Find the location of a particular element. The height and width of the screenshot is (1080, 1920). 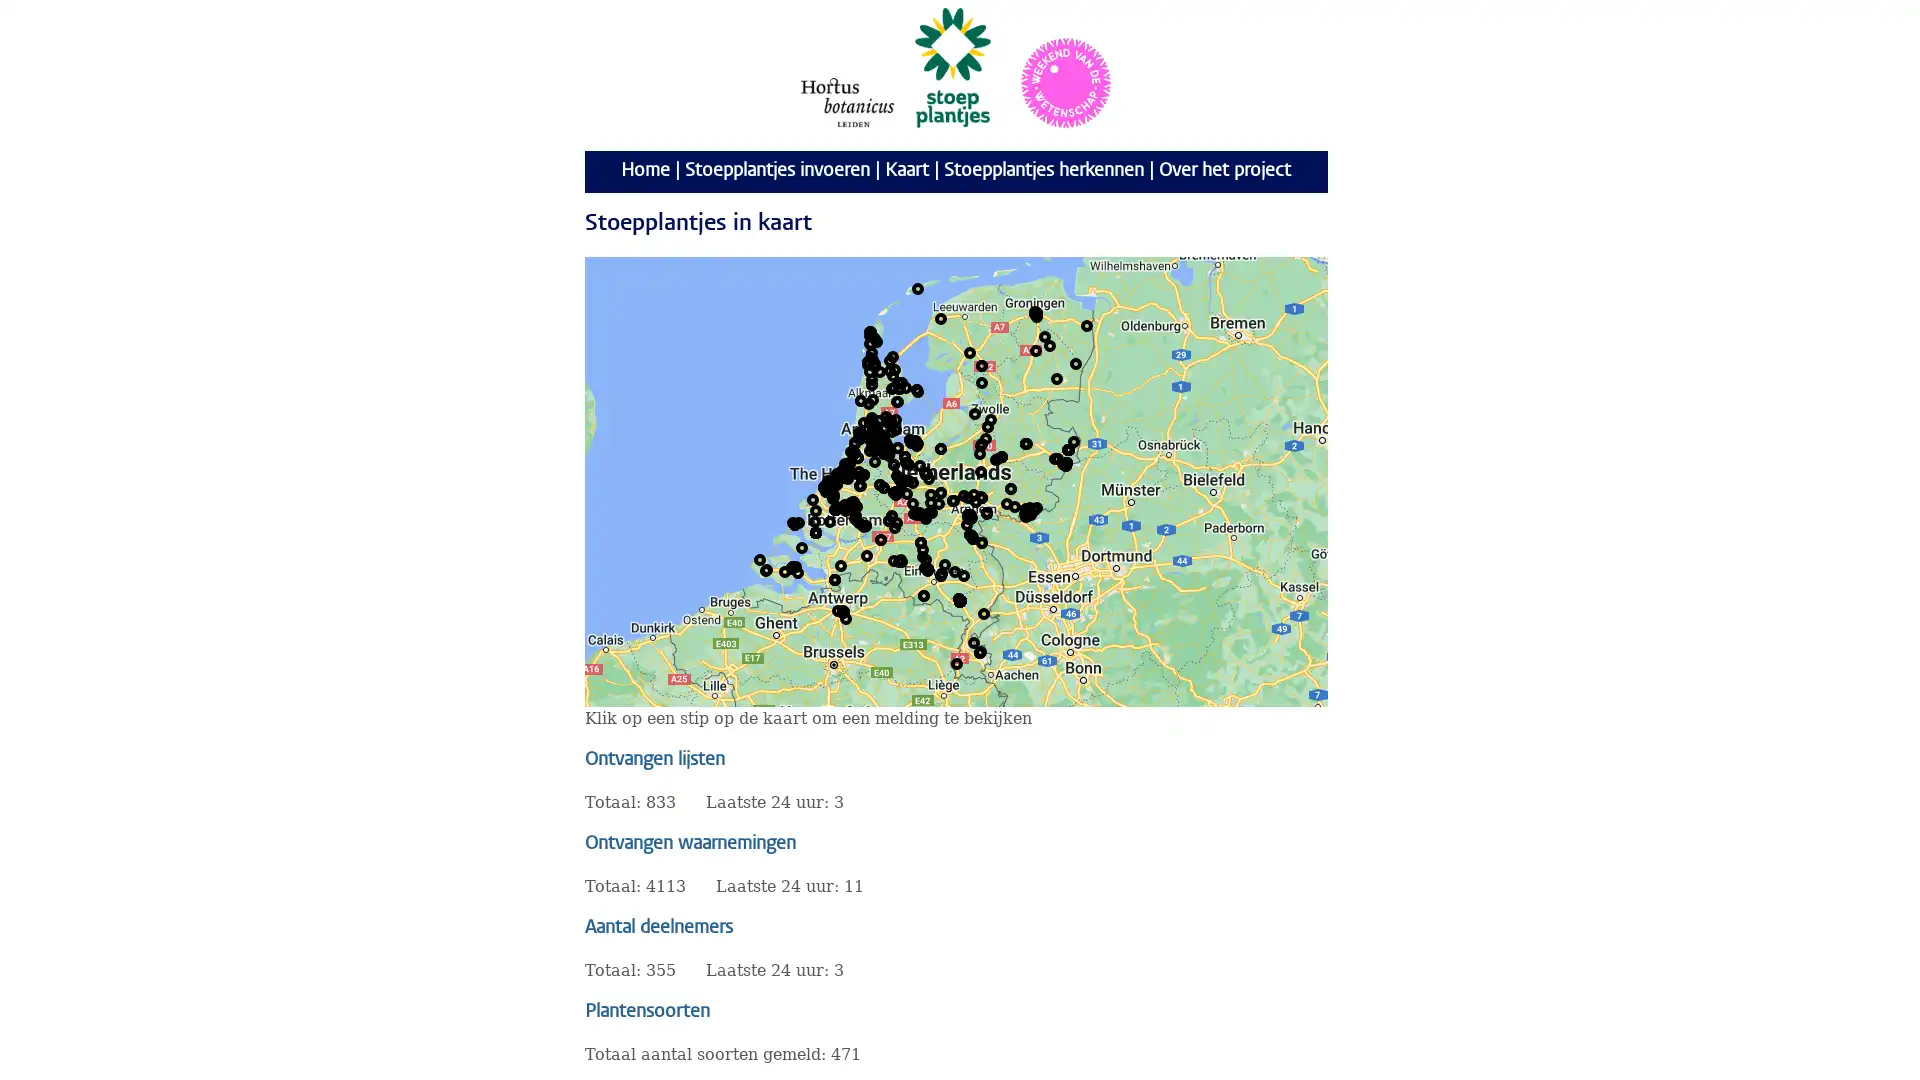

Telling van Josien Hofs op 16 mei 2022 is located at coordinates (853, 500).